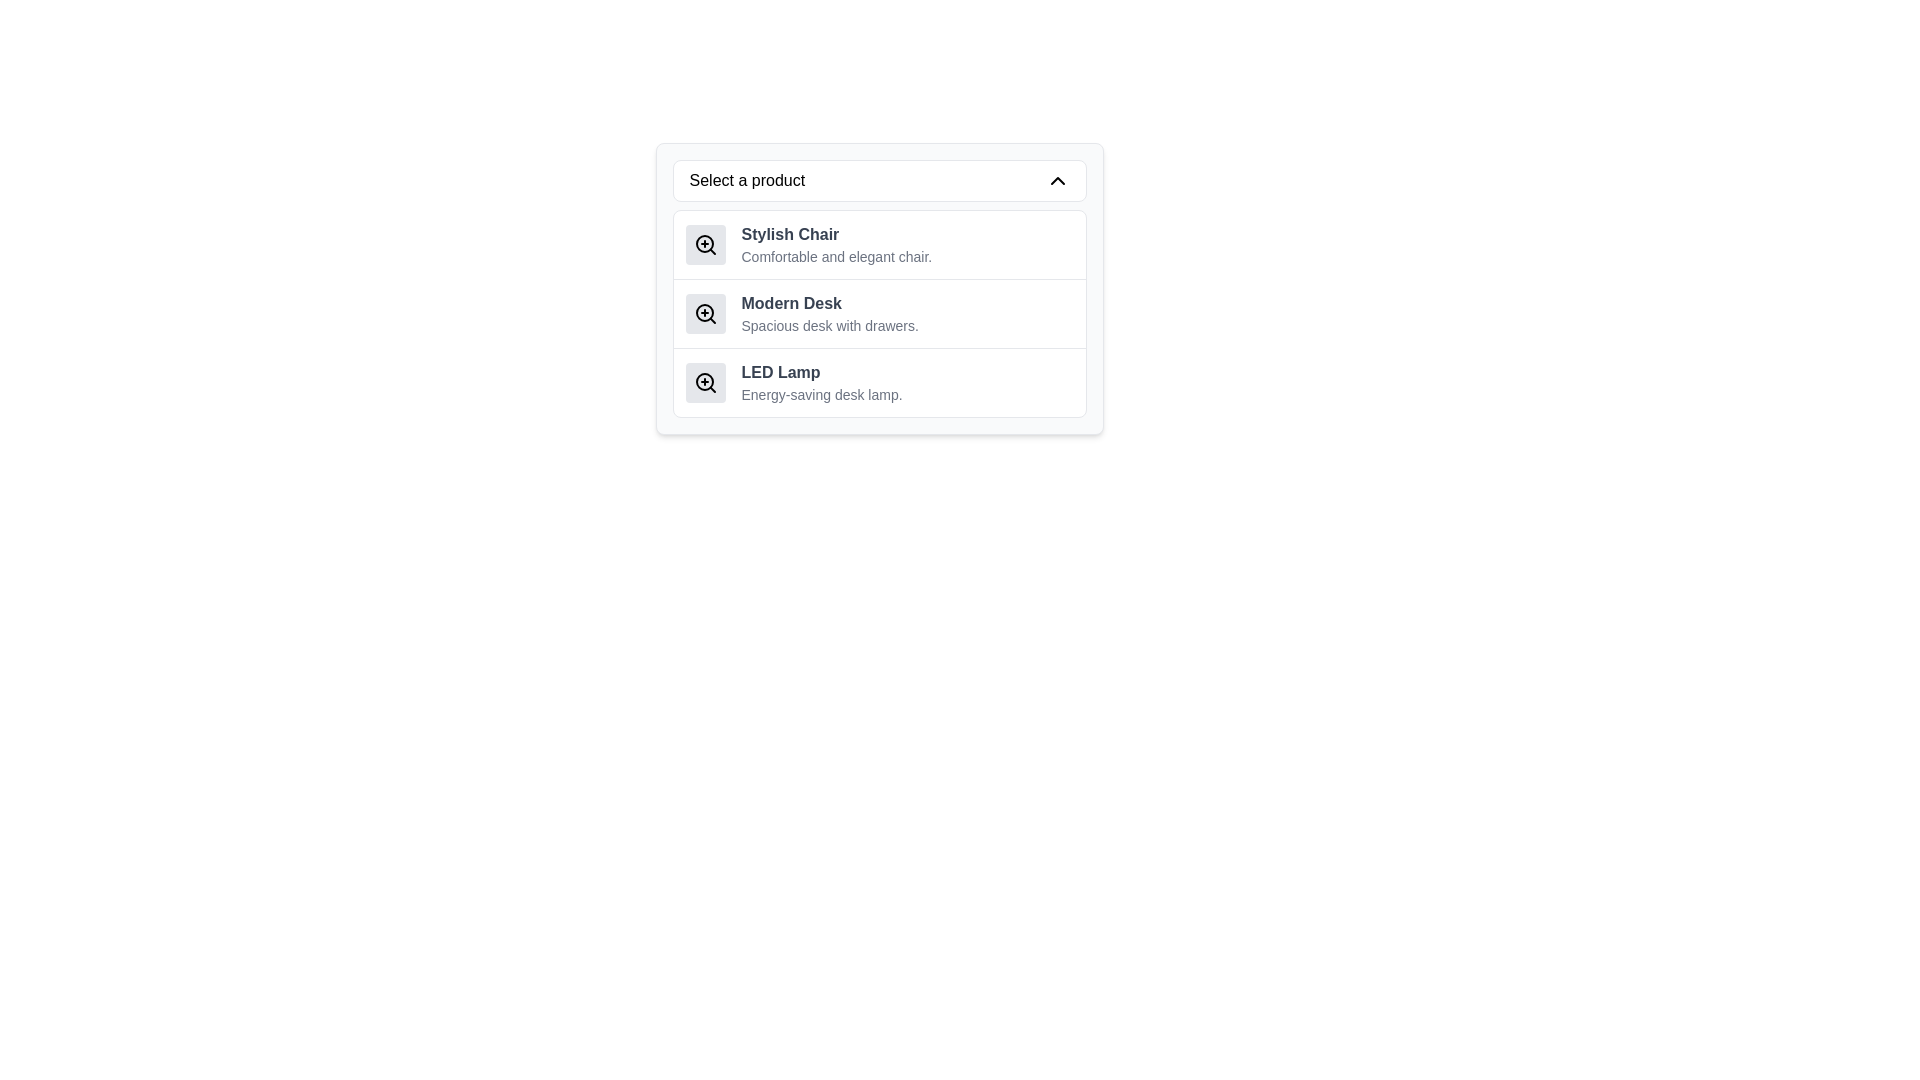  I want to click on the small gray rectangular button with rounded corners containing a magnifying glass icon with a plus sign, located to the left of the 'LED Lamp' text in the product selection dropdown menu, so click(705, 382).